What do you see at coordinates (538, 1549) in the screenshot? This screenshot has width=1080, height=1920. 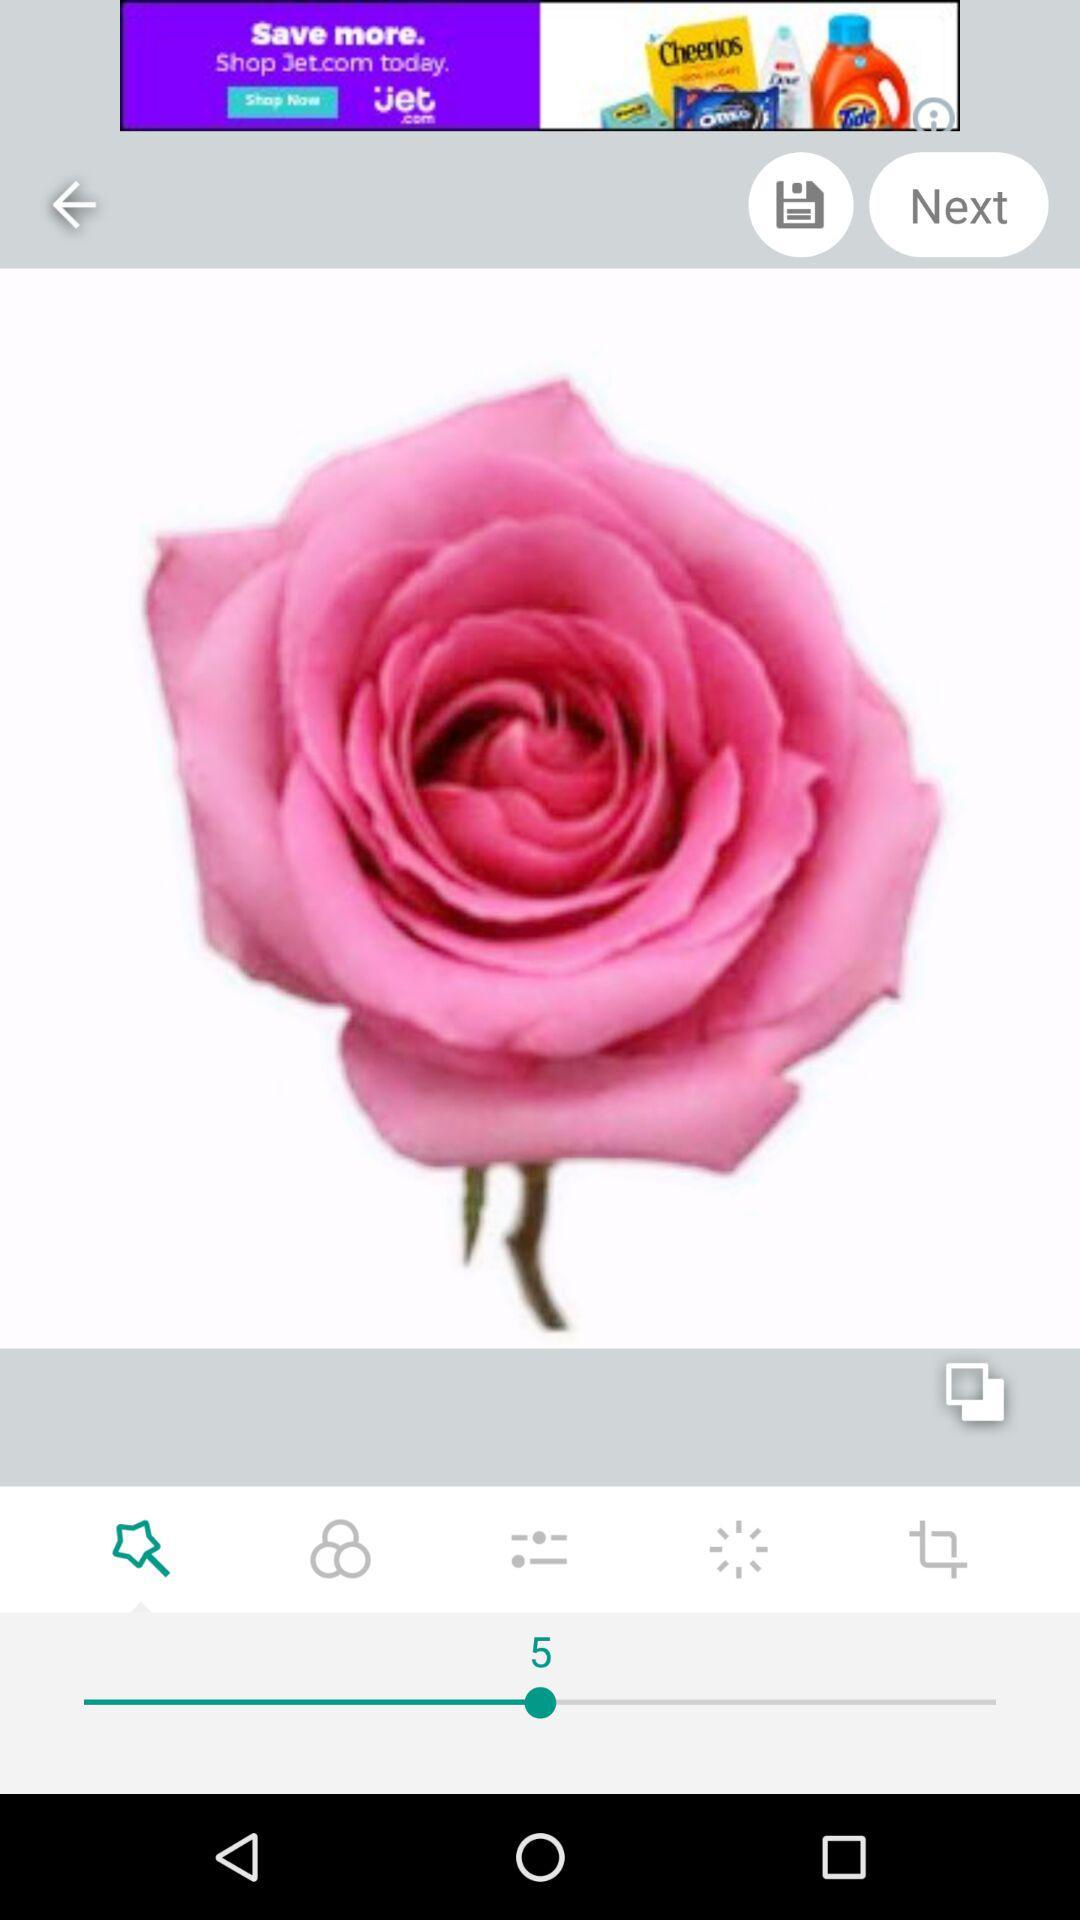 I see `the third button from the bottom left corner of the page` at bounding box center [538, 1549].